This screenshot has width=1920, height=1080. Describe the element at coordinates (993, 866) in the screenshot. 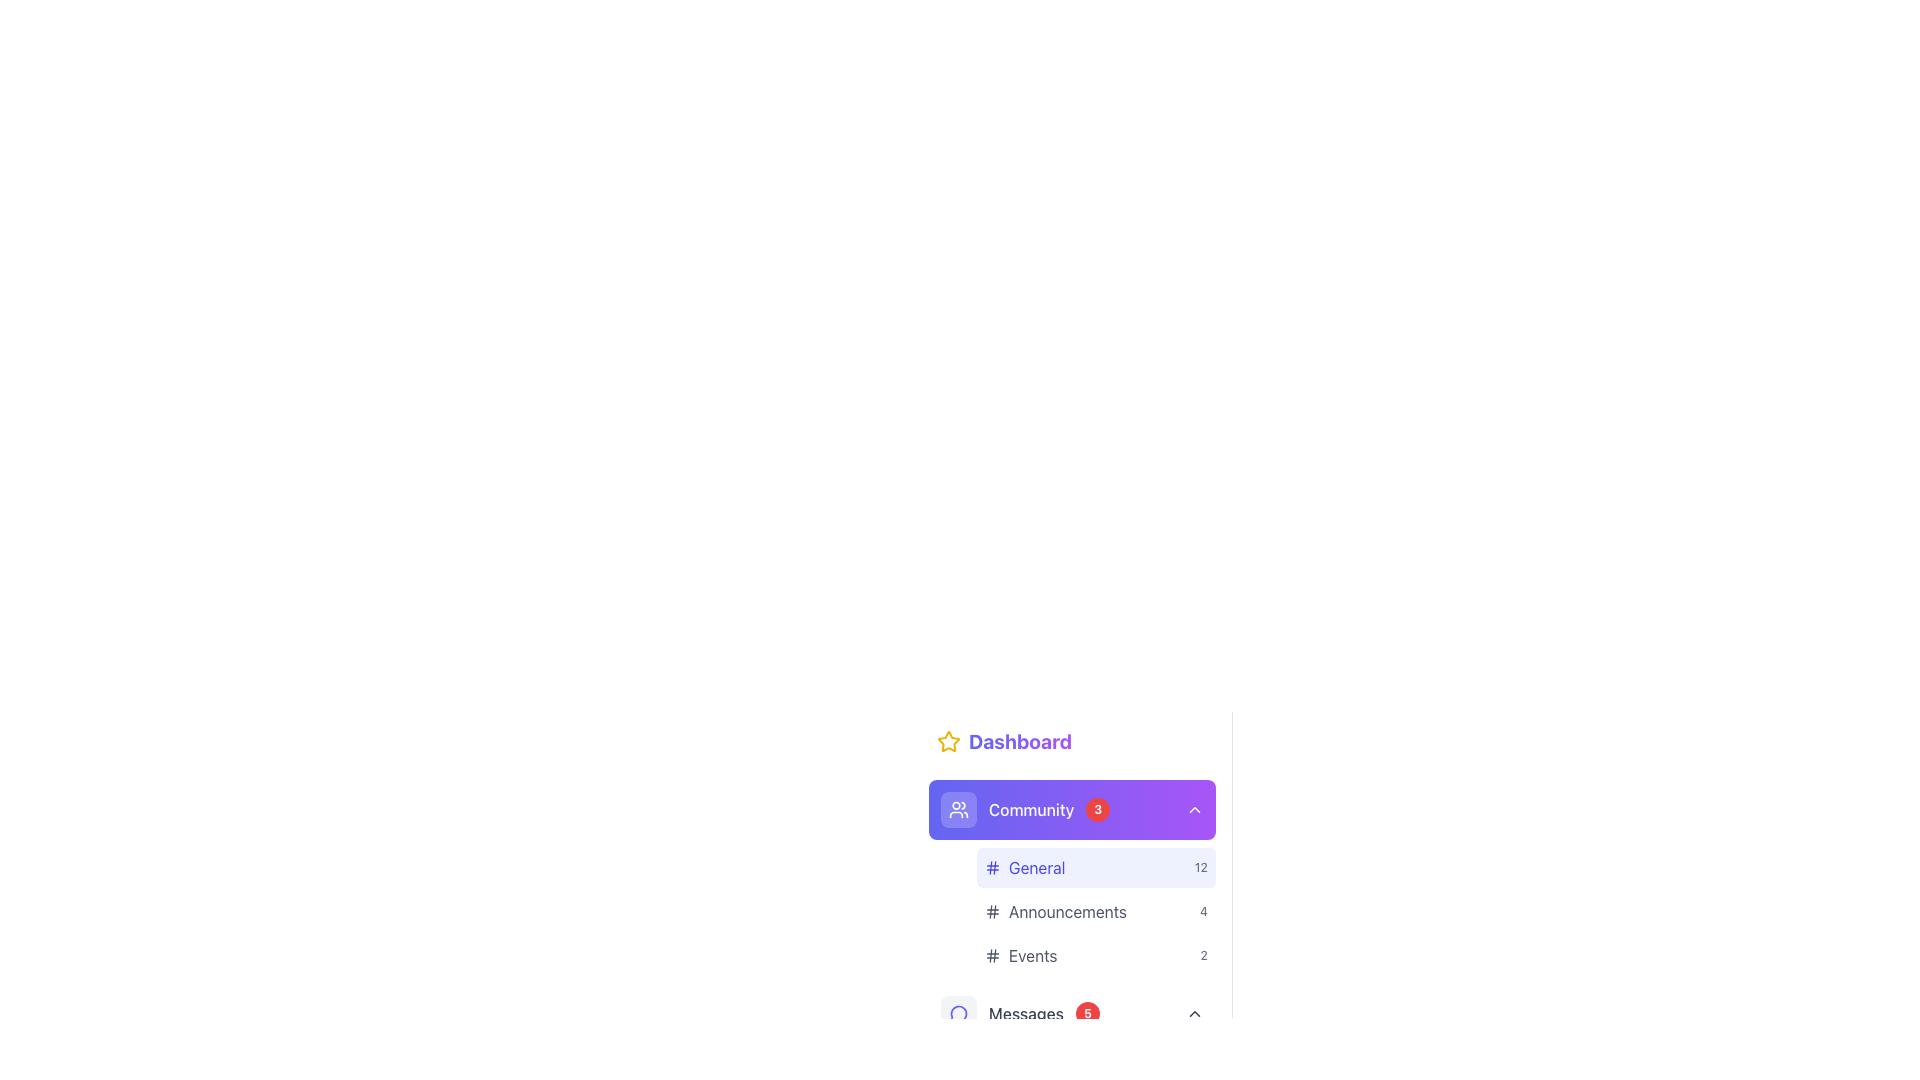

I see `the Graphic icon representing the 'General' category, located to the left of the 'General' text` at that location.